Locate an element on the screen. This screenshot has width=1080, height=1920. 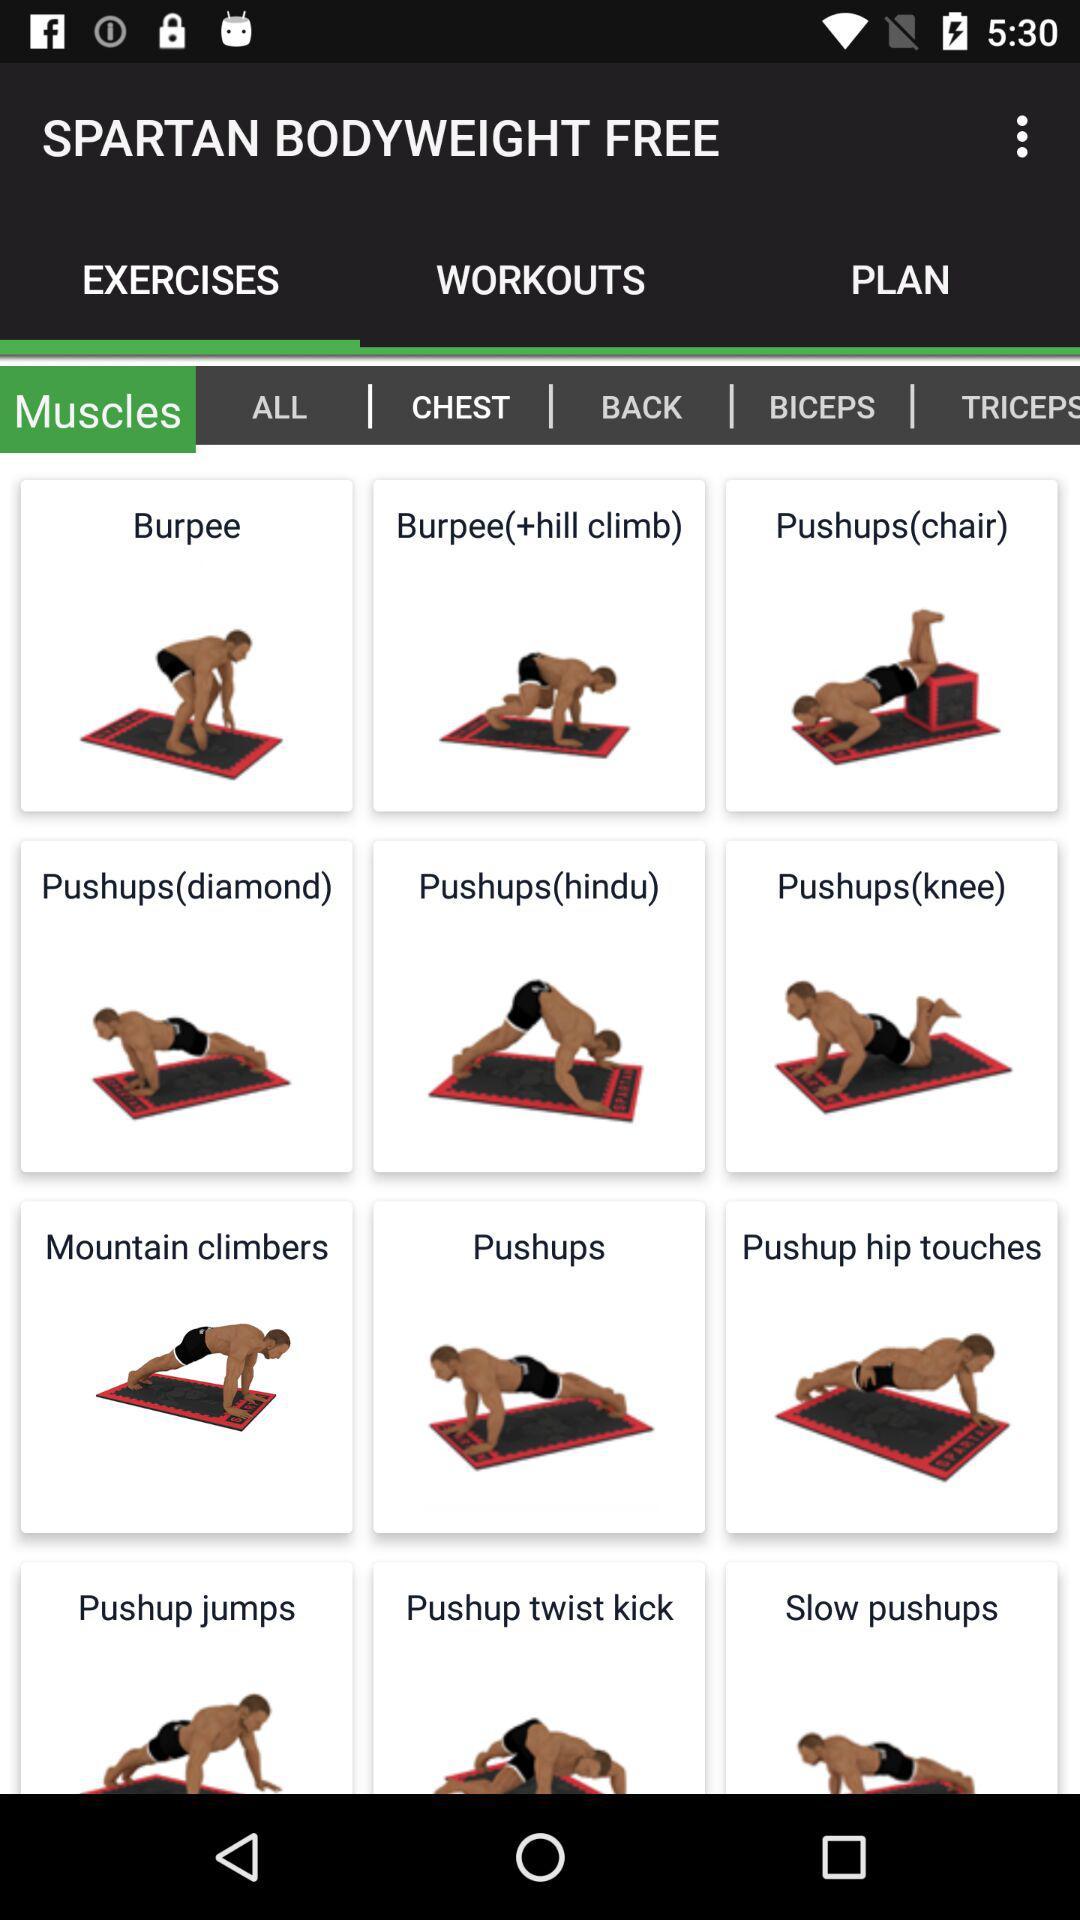
icon to the left of | item is located at coordinates (460, 404).